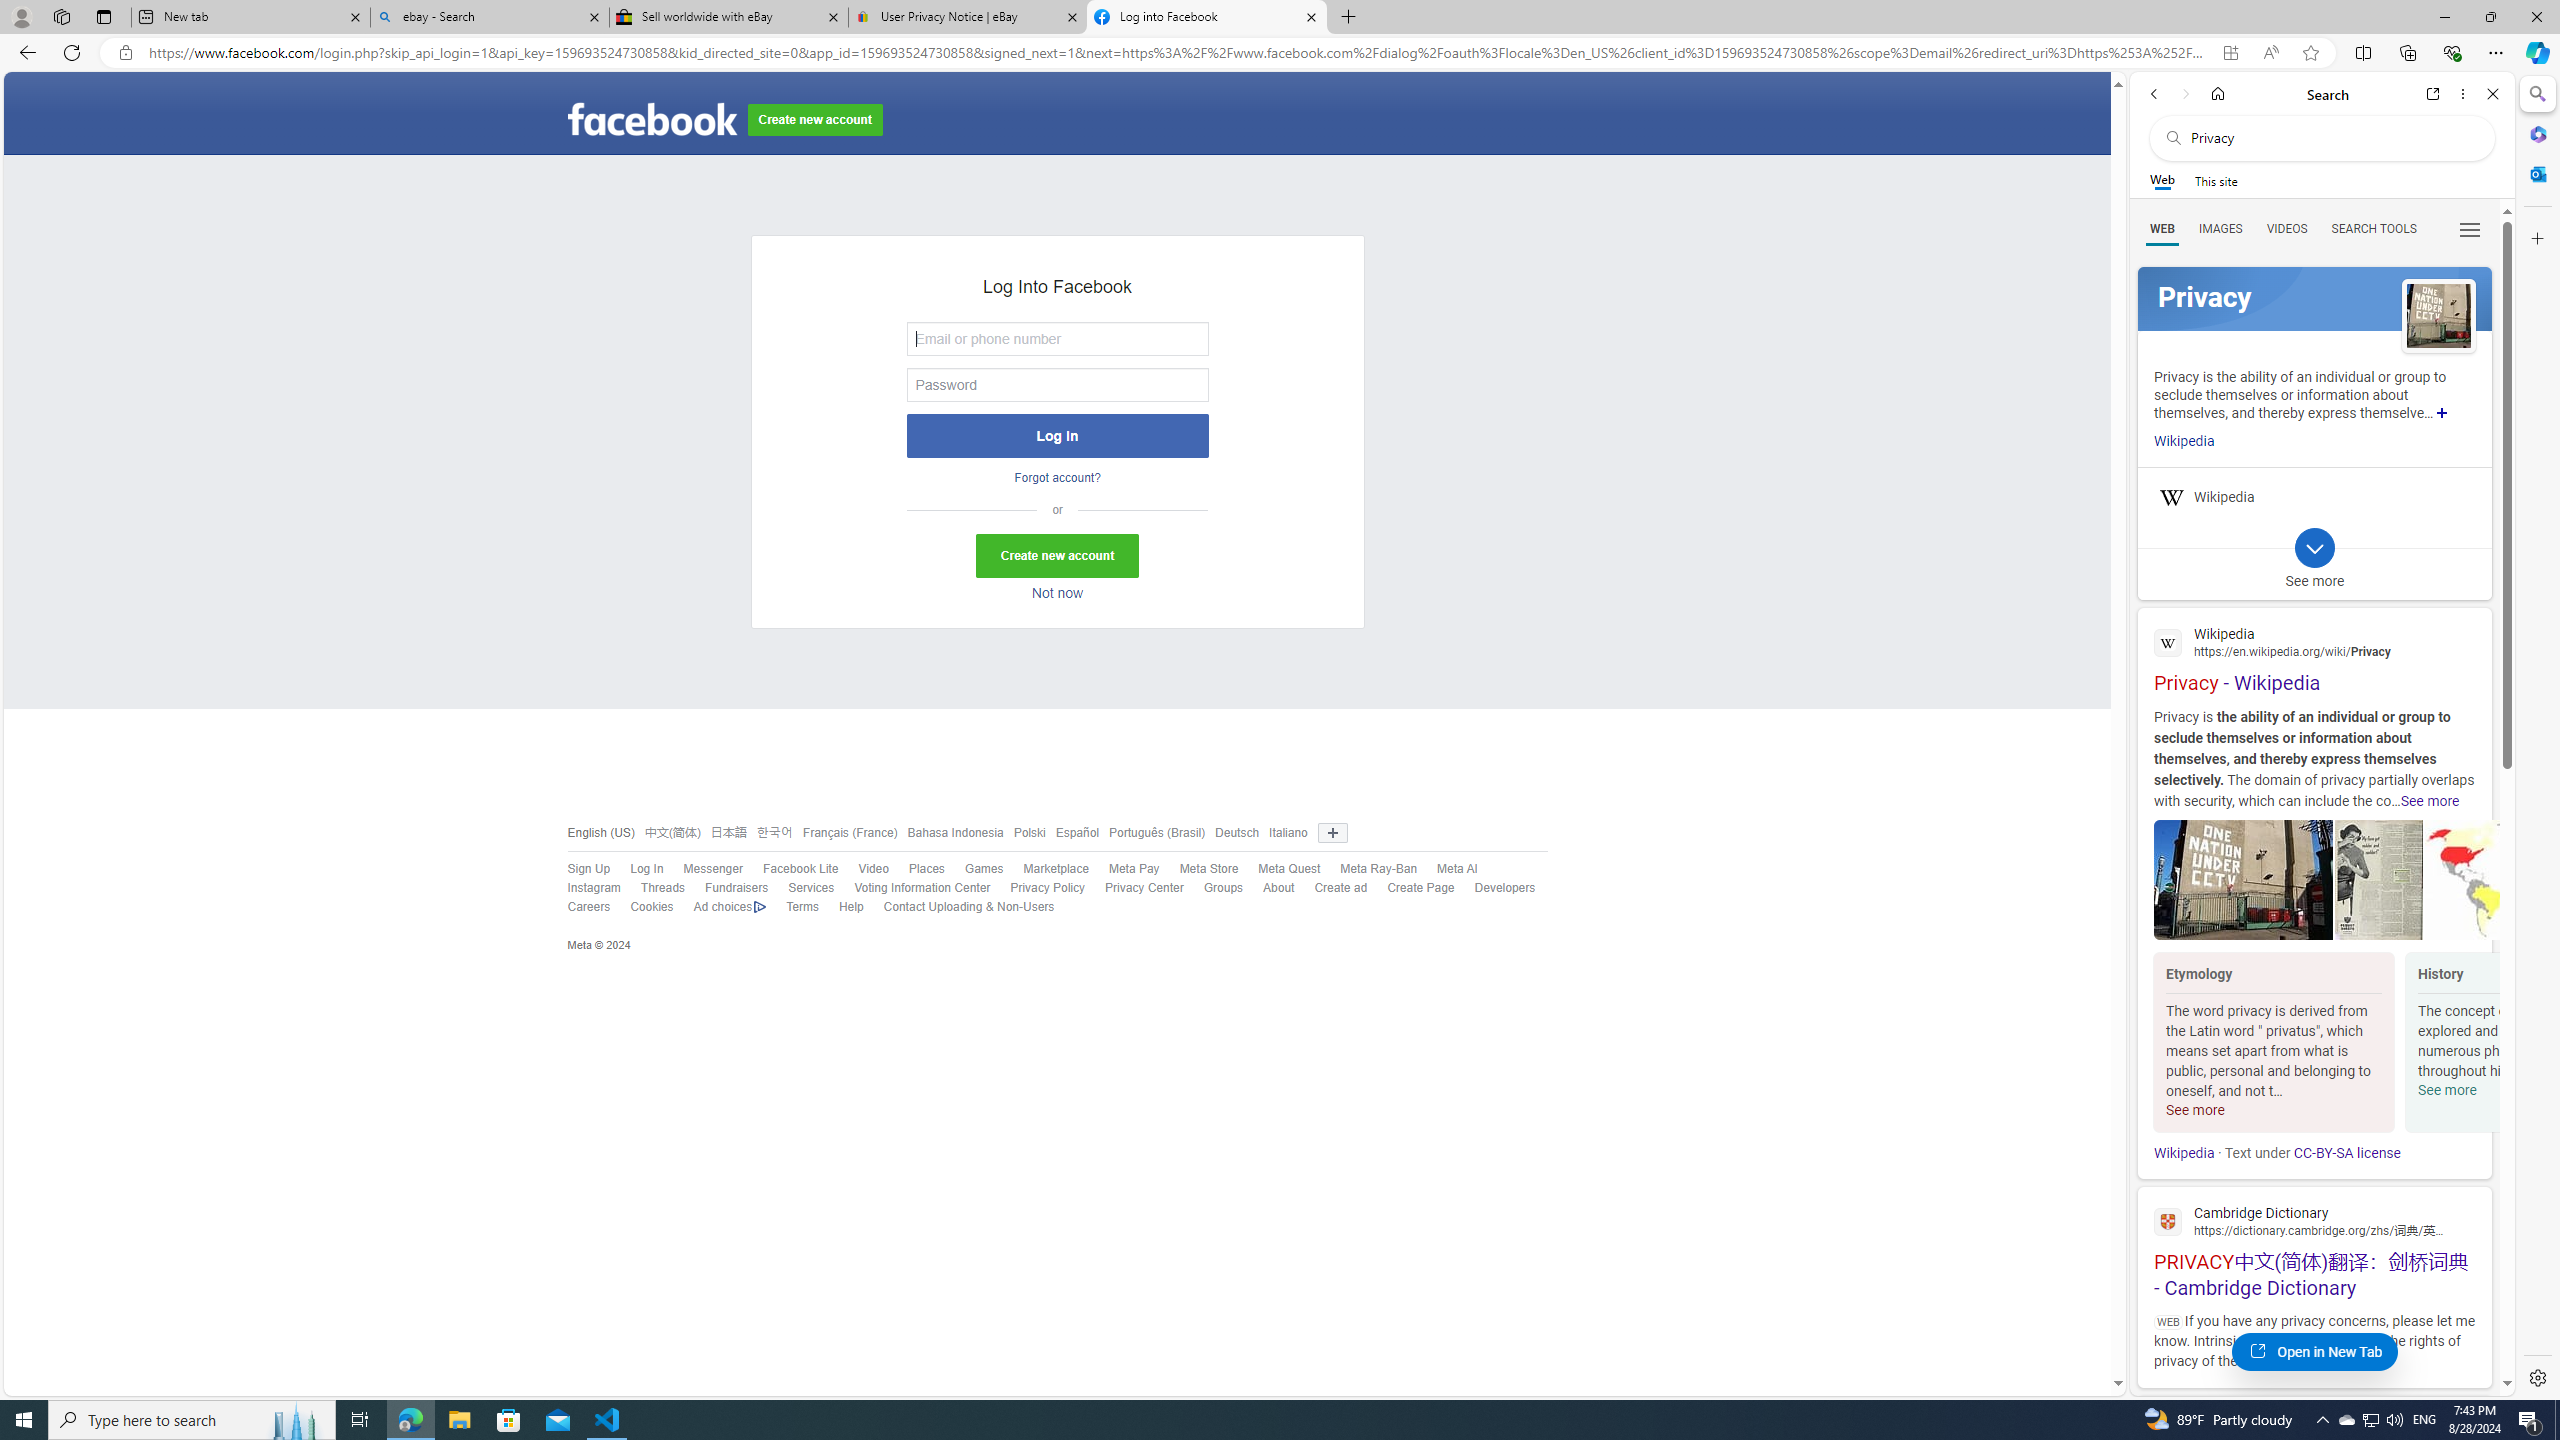 This screenshot has width=2560, height=1440. What do you see at coordinates (1410, 888) in the screenshot?
I see `'Create Page'` at bounding box center [1410, 888].